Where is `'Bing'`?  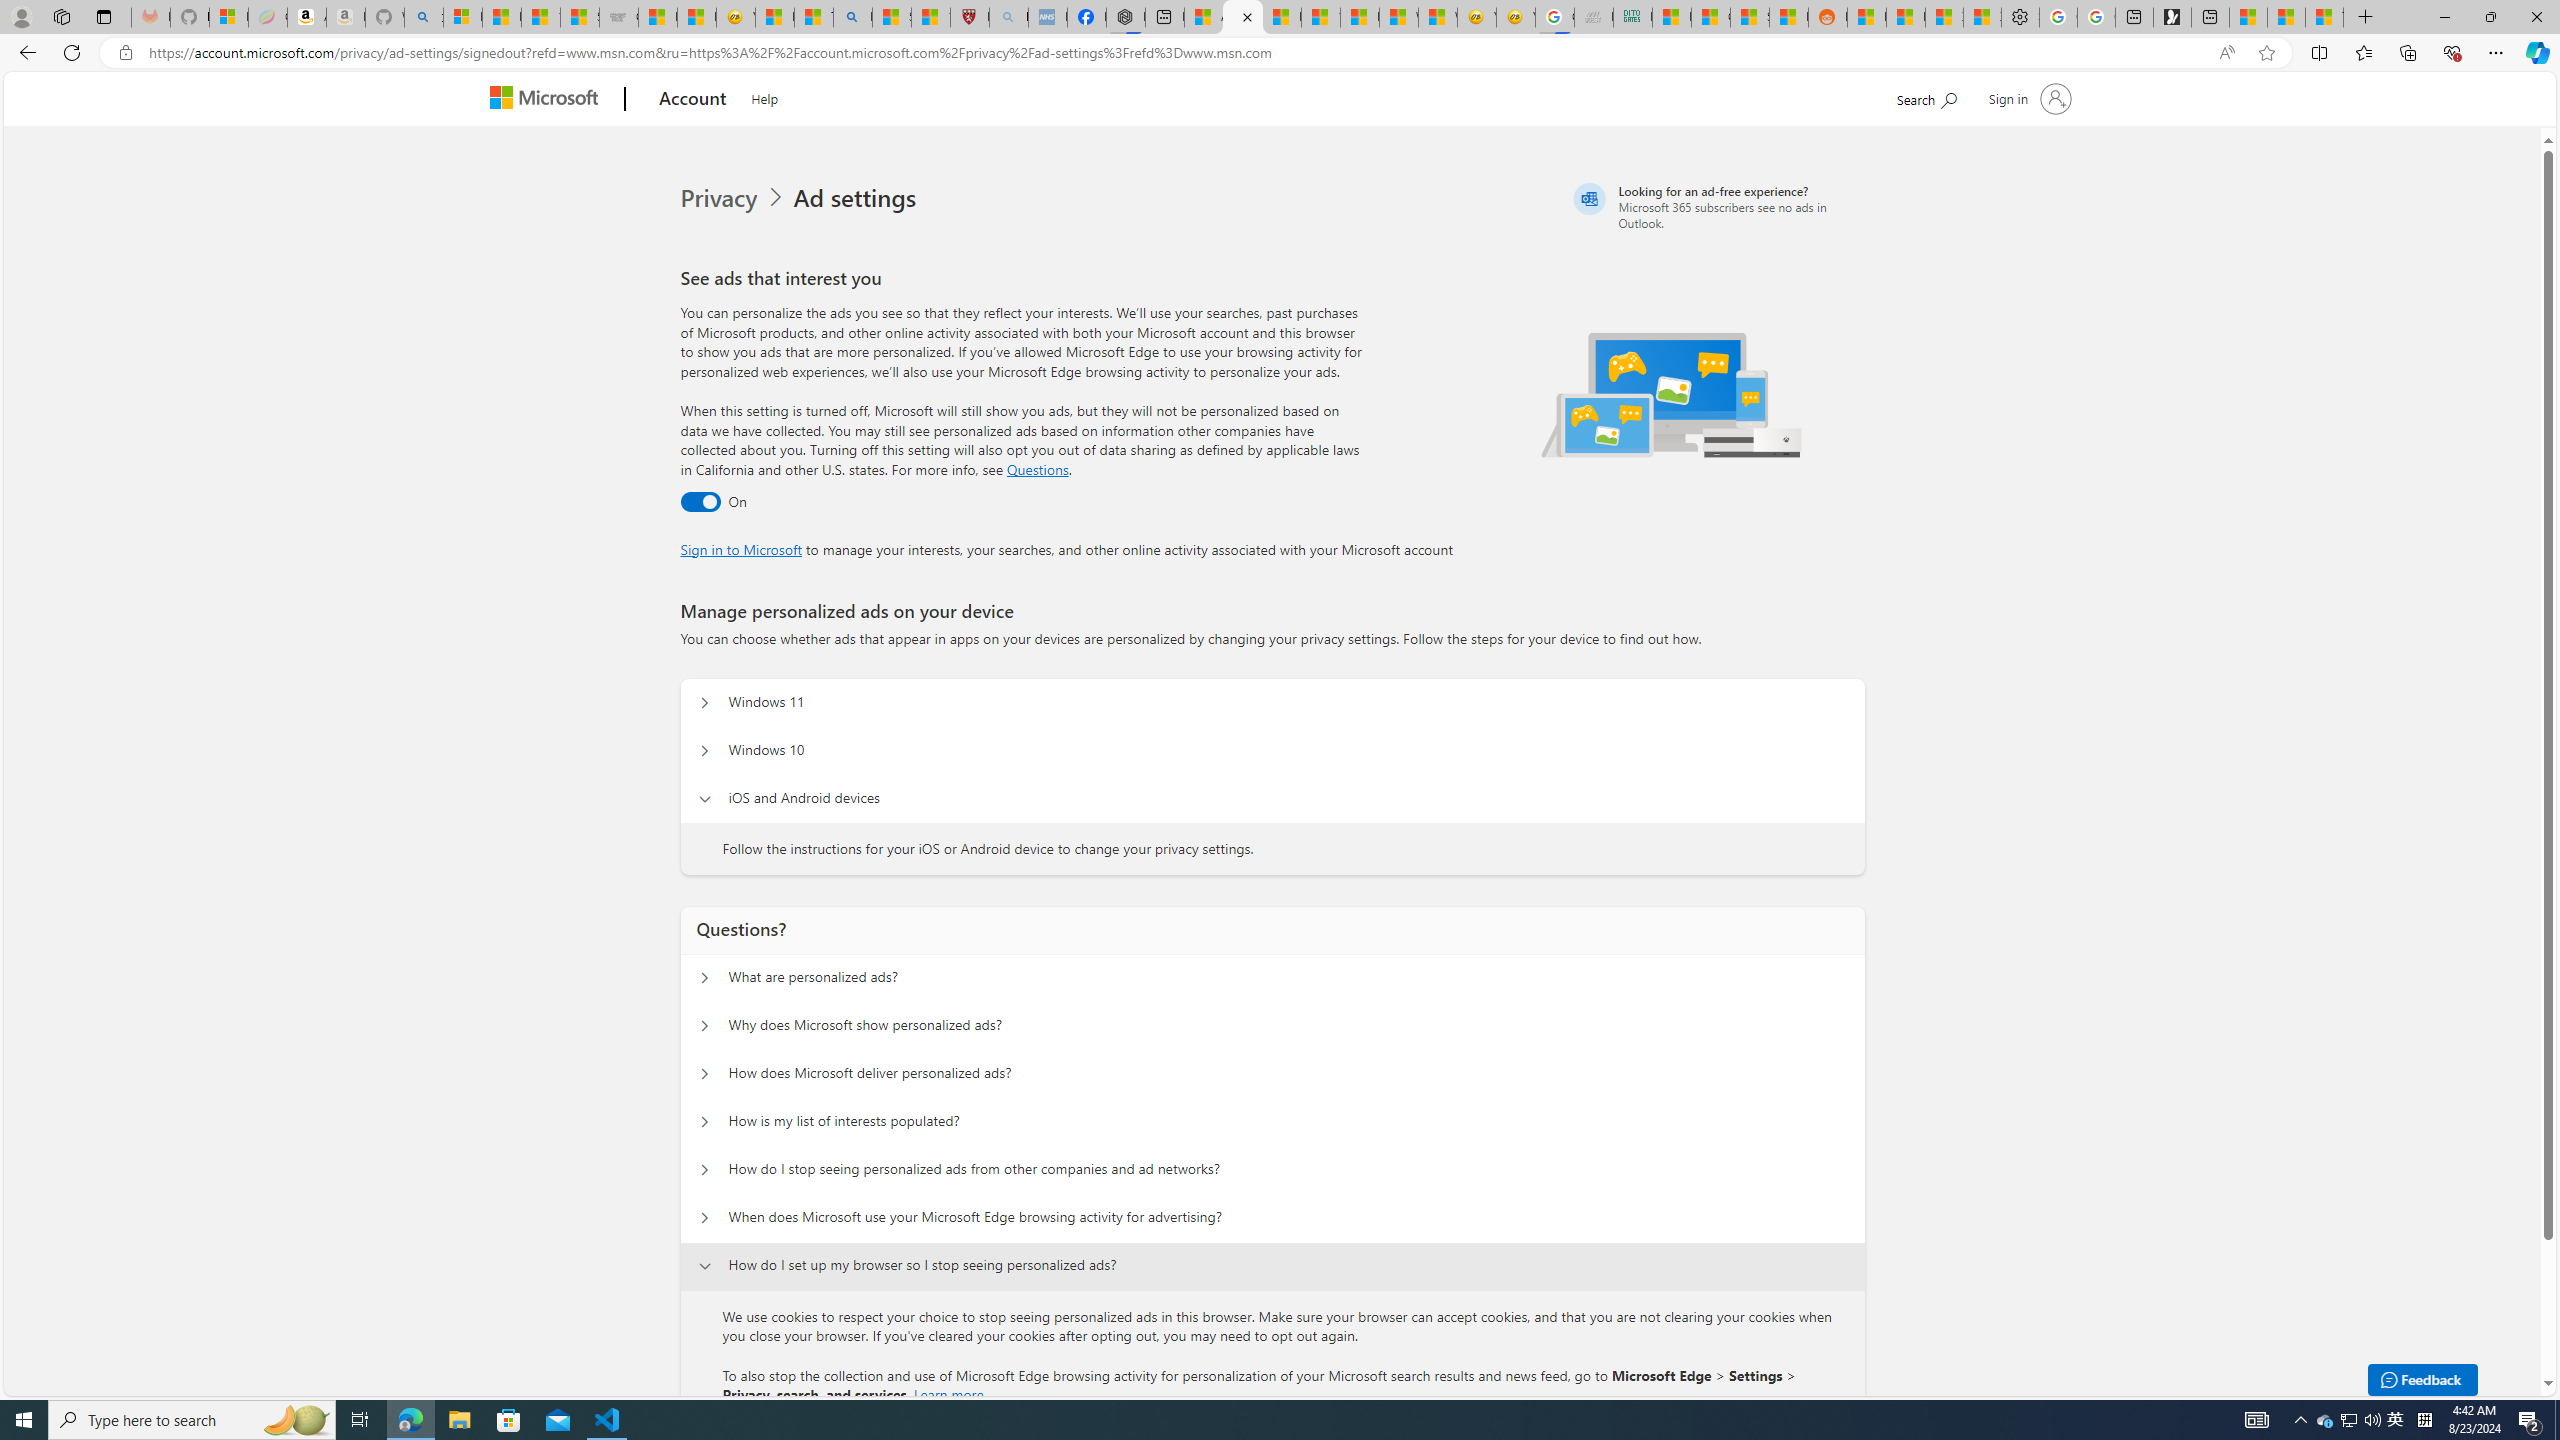
'Bing' is located at coordinates (851, 16).